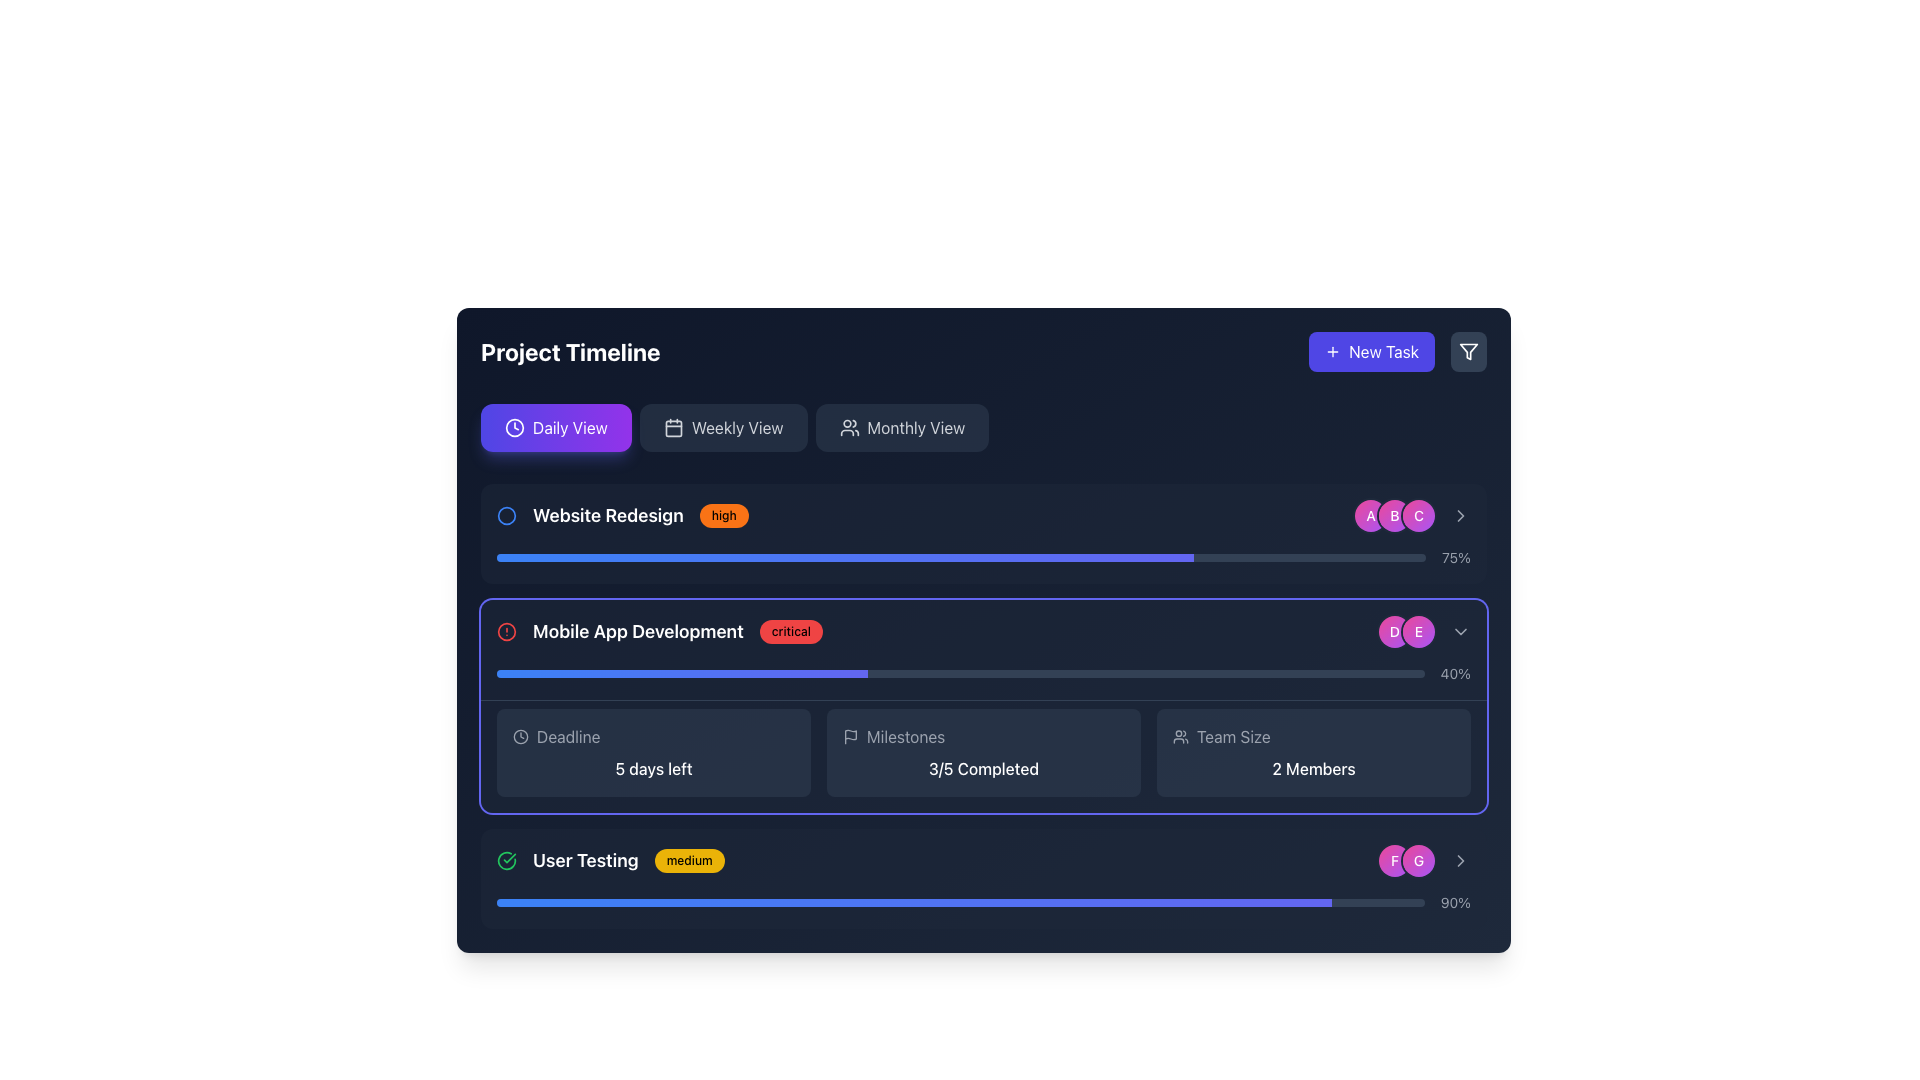 The height and width of the screenshot is (1080, 1920). I want to click on the styling of the flag icon located to the left of the 'Milestones' text in the 'Mobile App Development' project milestone section, so click(850, 736).